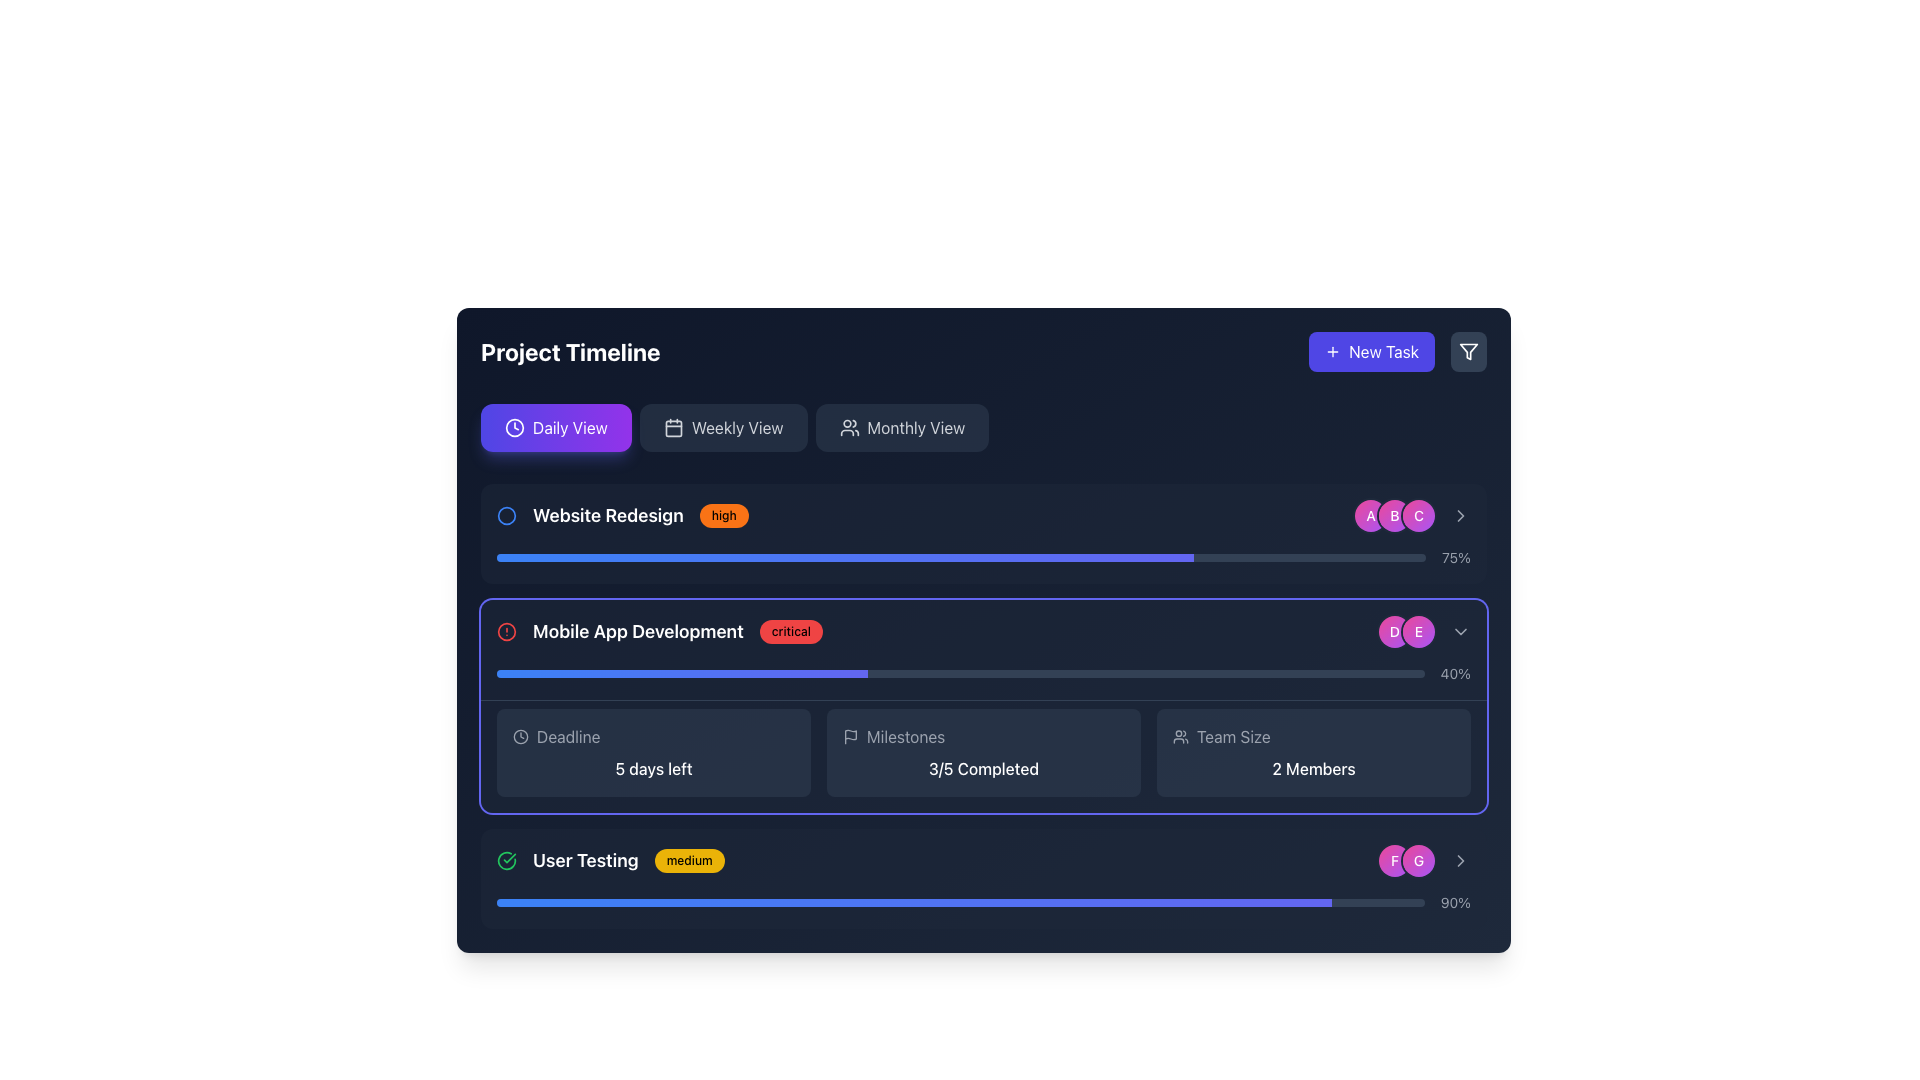 The height and width of the screenshot is (1080, 1920). I want to click on the styling of the flag icon located to the left of the 'Milestones' text in the 'Mobile App Development' project milestone section, so click(850, 736).